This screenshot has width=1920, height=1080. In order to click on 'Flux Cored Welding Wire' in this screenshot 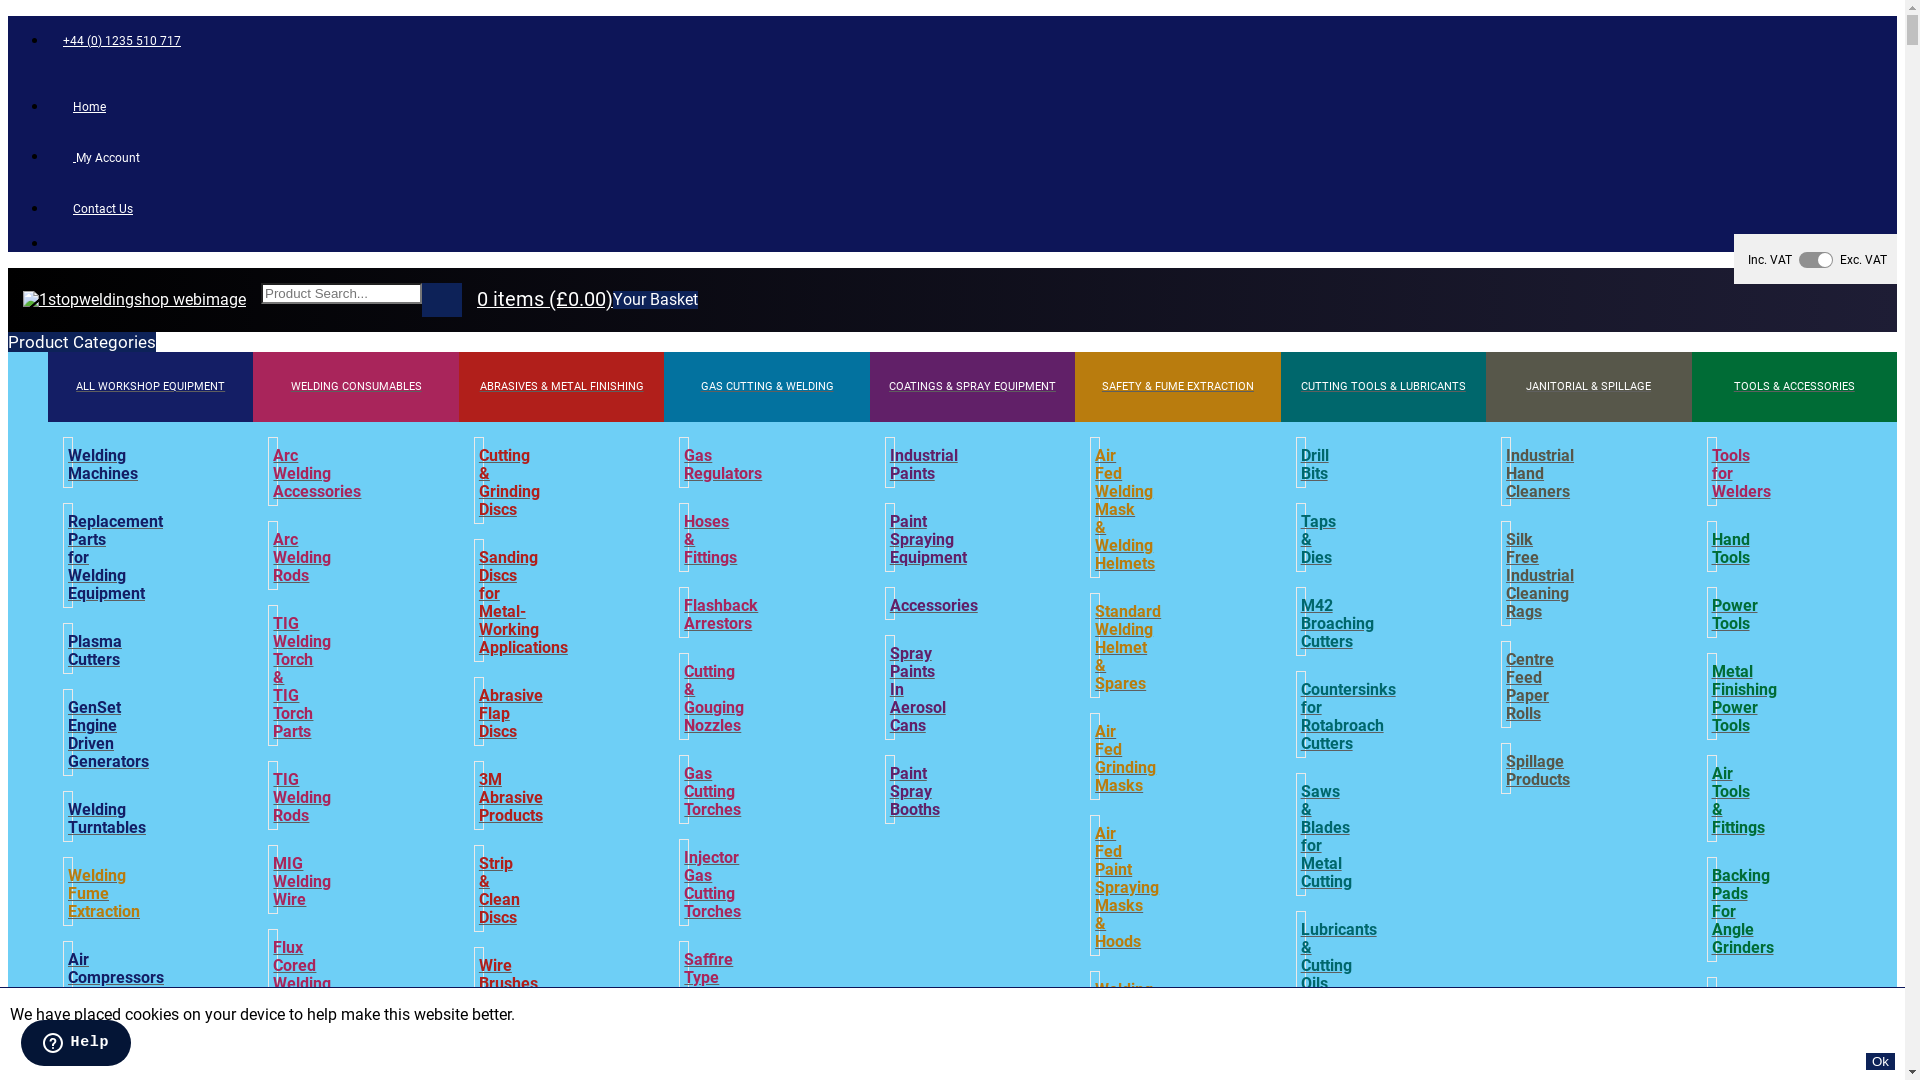, I will do `click(301, 974)`.